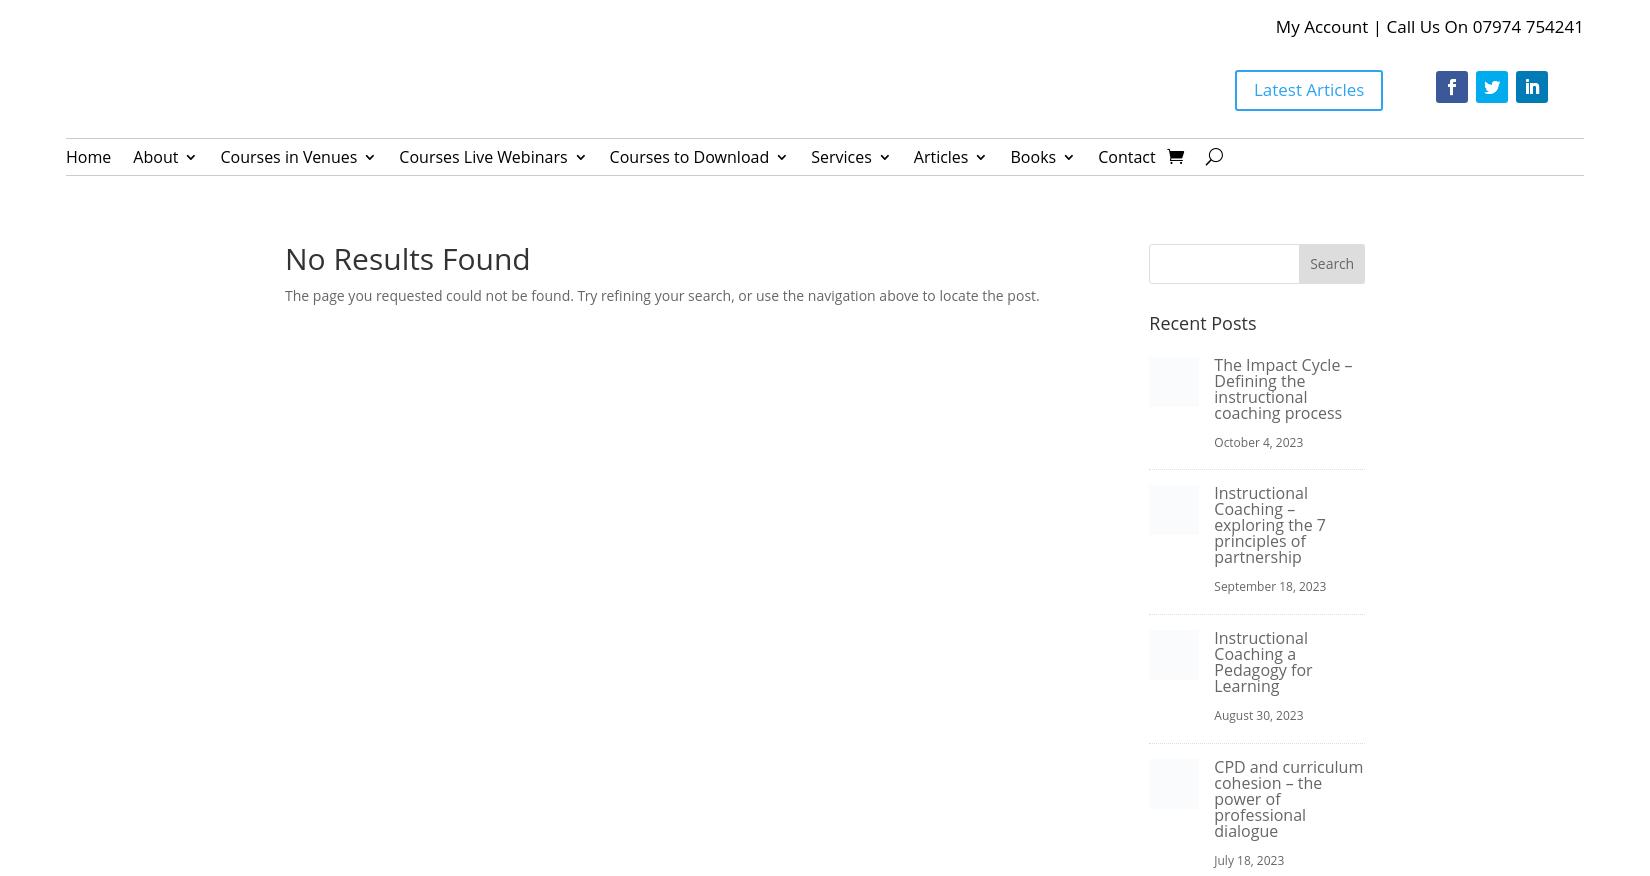 This screenshot has width=1650, height=876. What do you see at coordinates (472, 414) in the screenshot?
I see `'Certificated Programmes'` at bounding box center [472, 414].